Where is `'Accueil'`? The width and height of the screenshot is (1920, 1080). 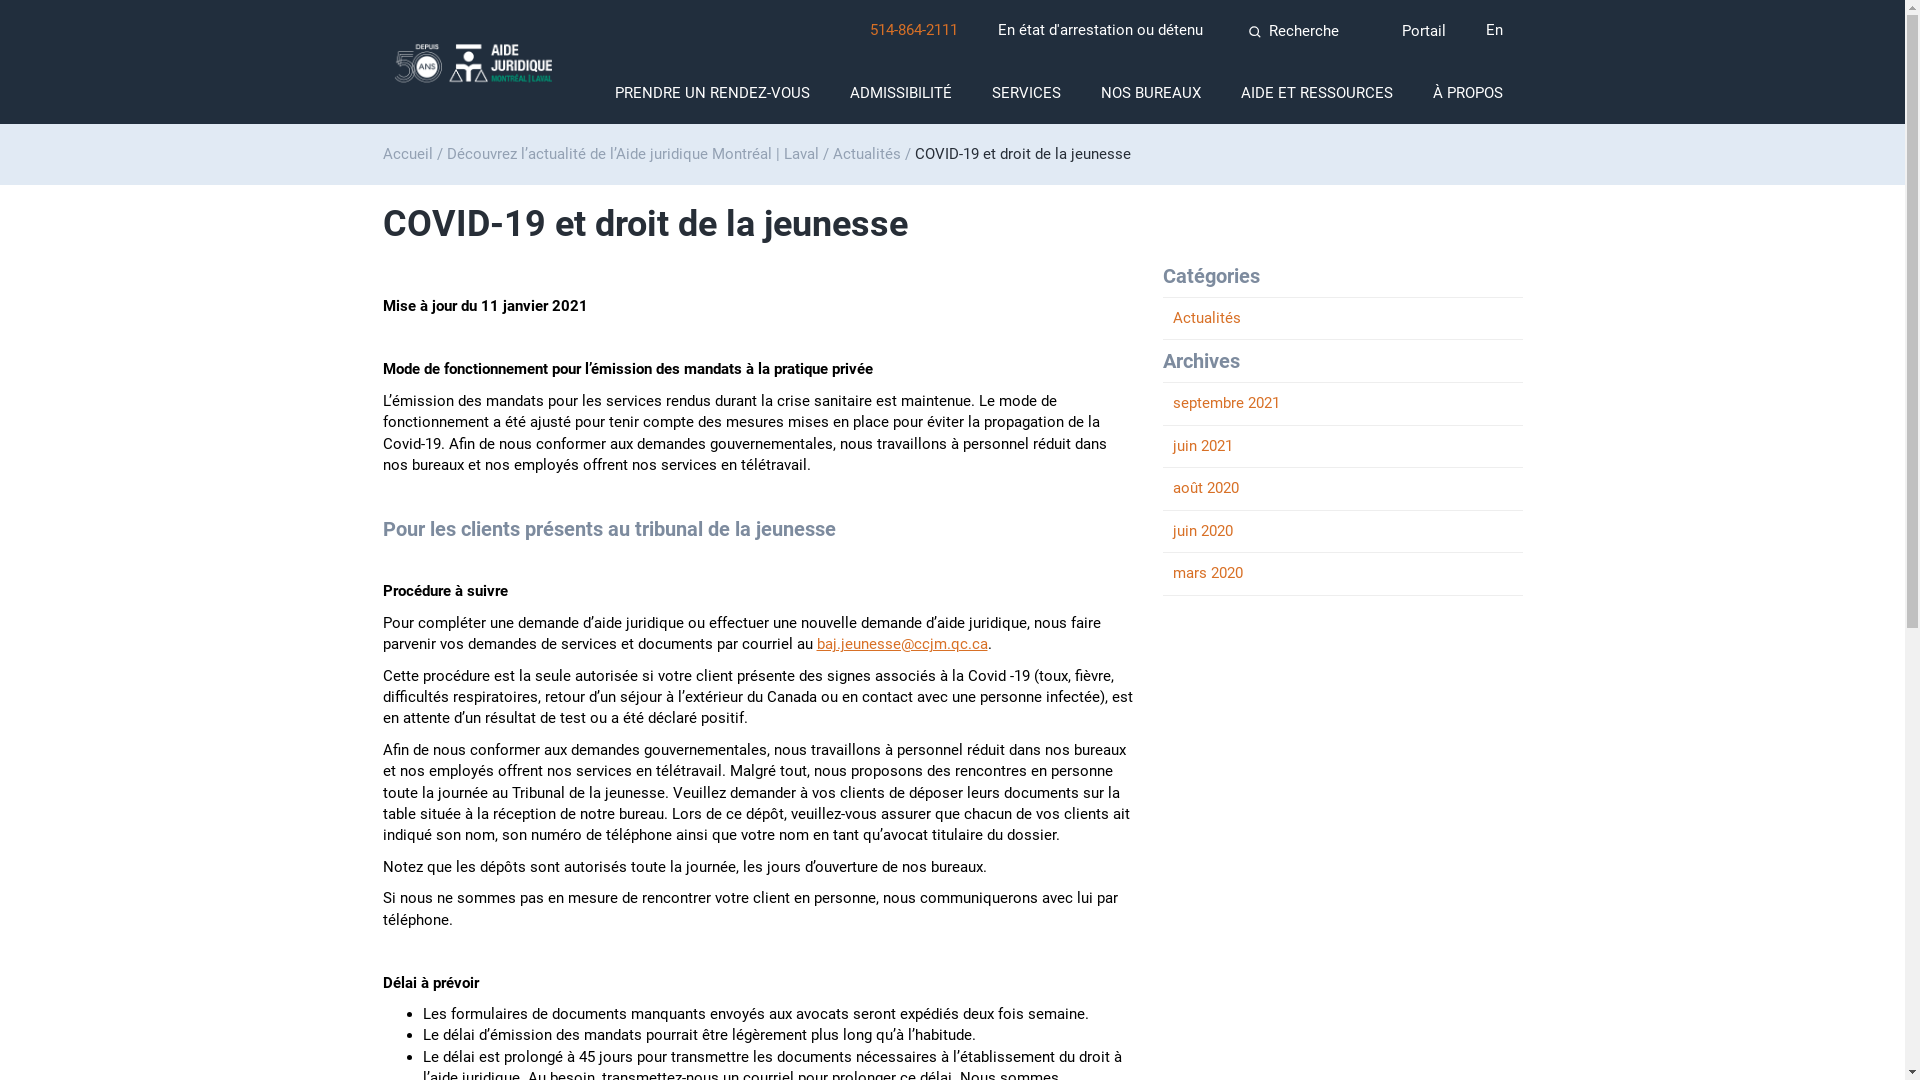
'Accueil' is located at coordinates (406, 153).